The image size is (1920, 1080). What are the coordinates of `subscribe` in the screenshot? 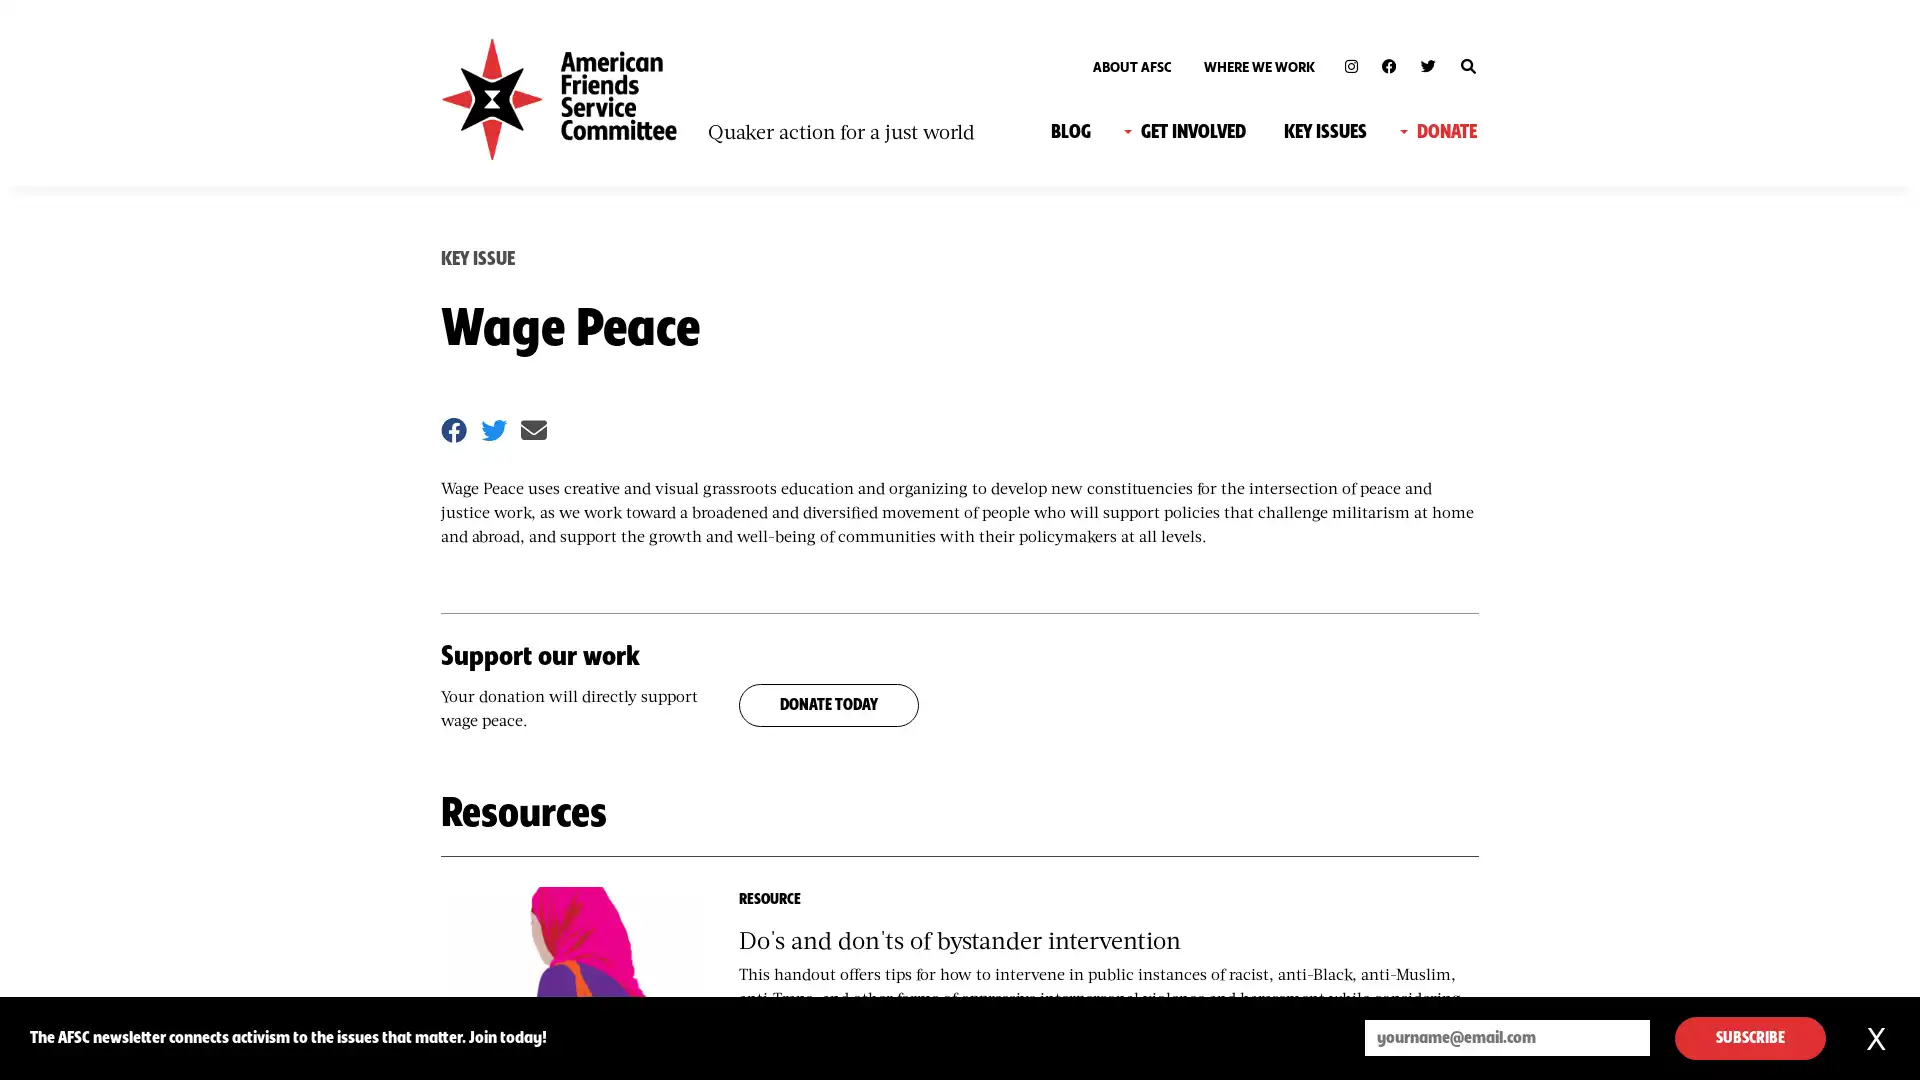 It's located at (1749, 1037).